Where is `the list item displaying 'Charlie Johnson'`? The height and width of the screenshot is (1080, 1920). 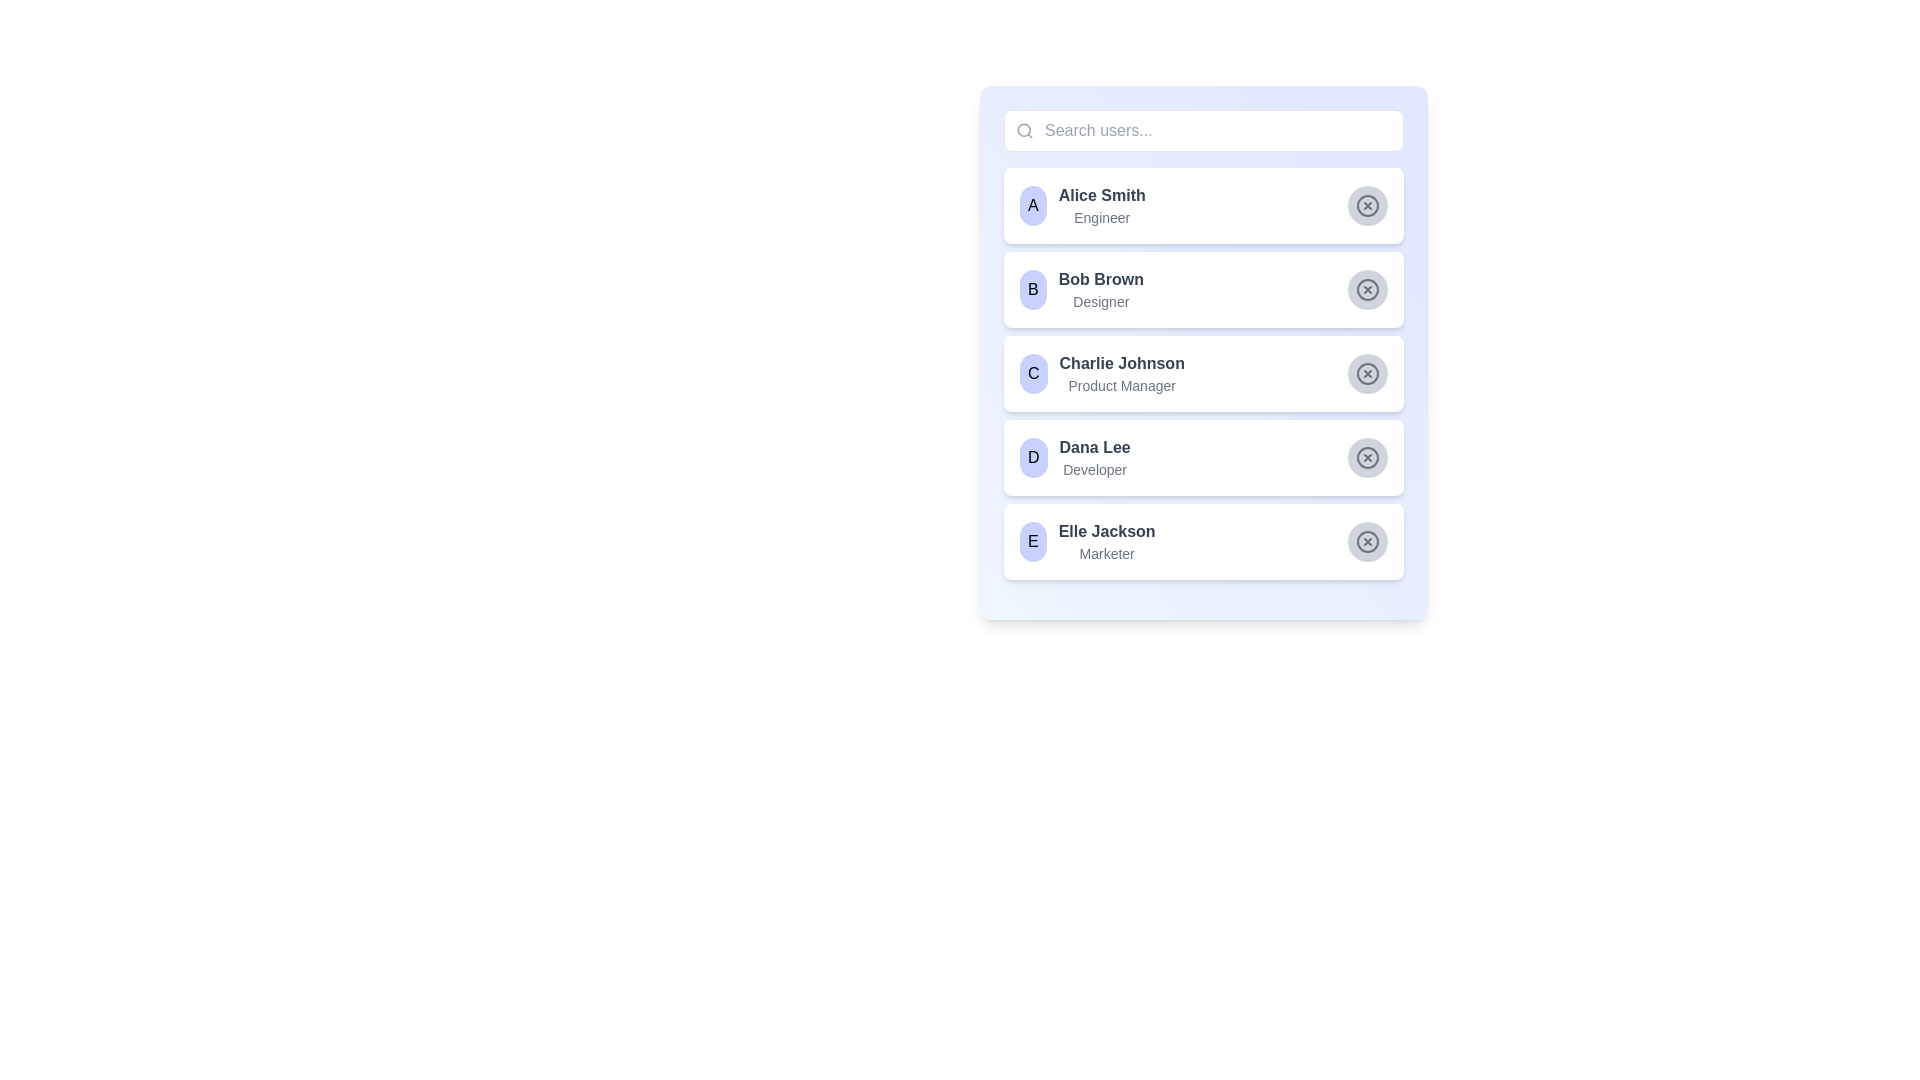
the list item displaying 'Charlie Johnson' is located at coordinates (1203, 352).